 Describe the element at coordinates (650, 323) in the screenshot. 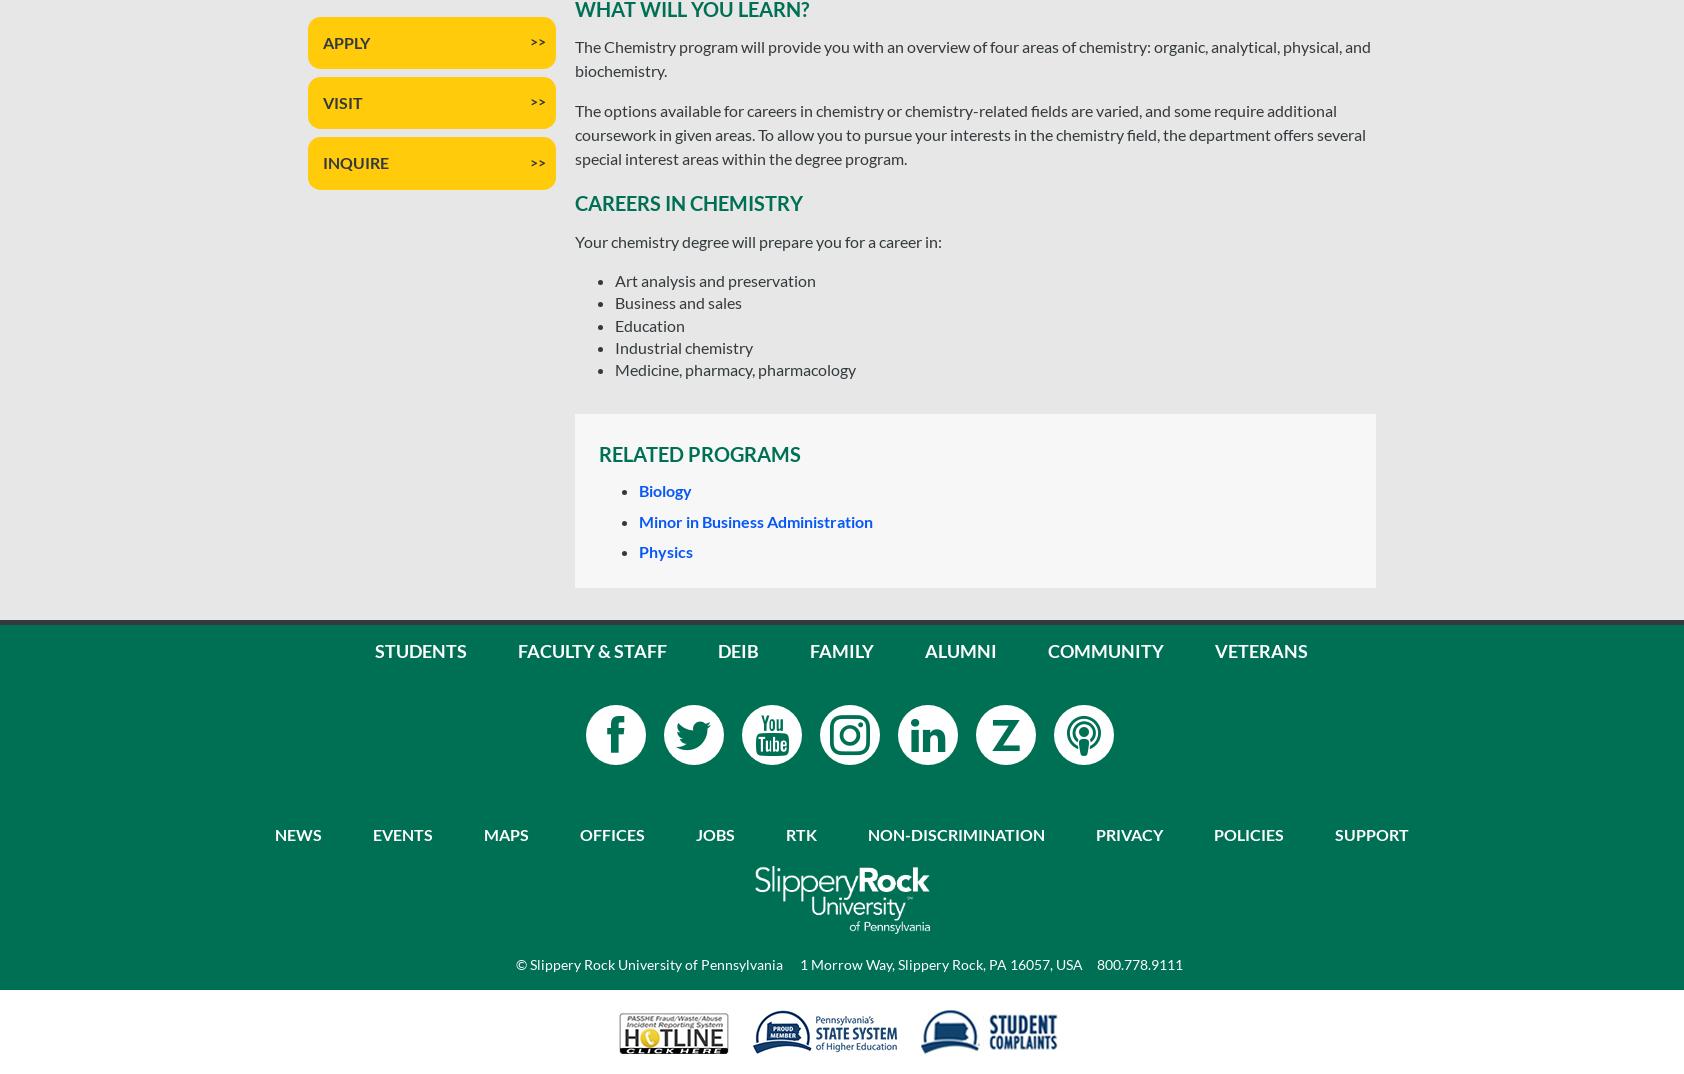

I see `'Education'` at that location.